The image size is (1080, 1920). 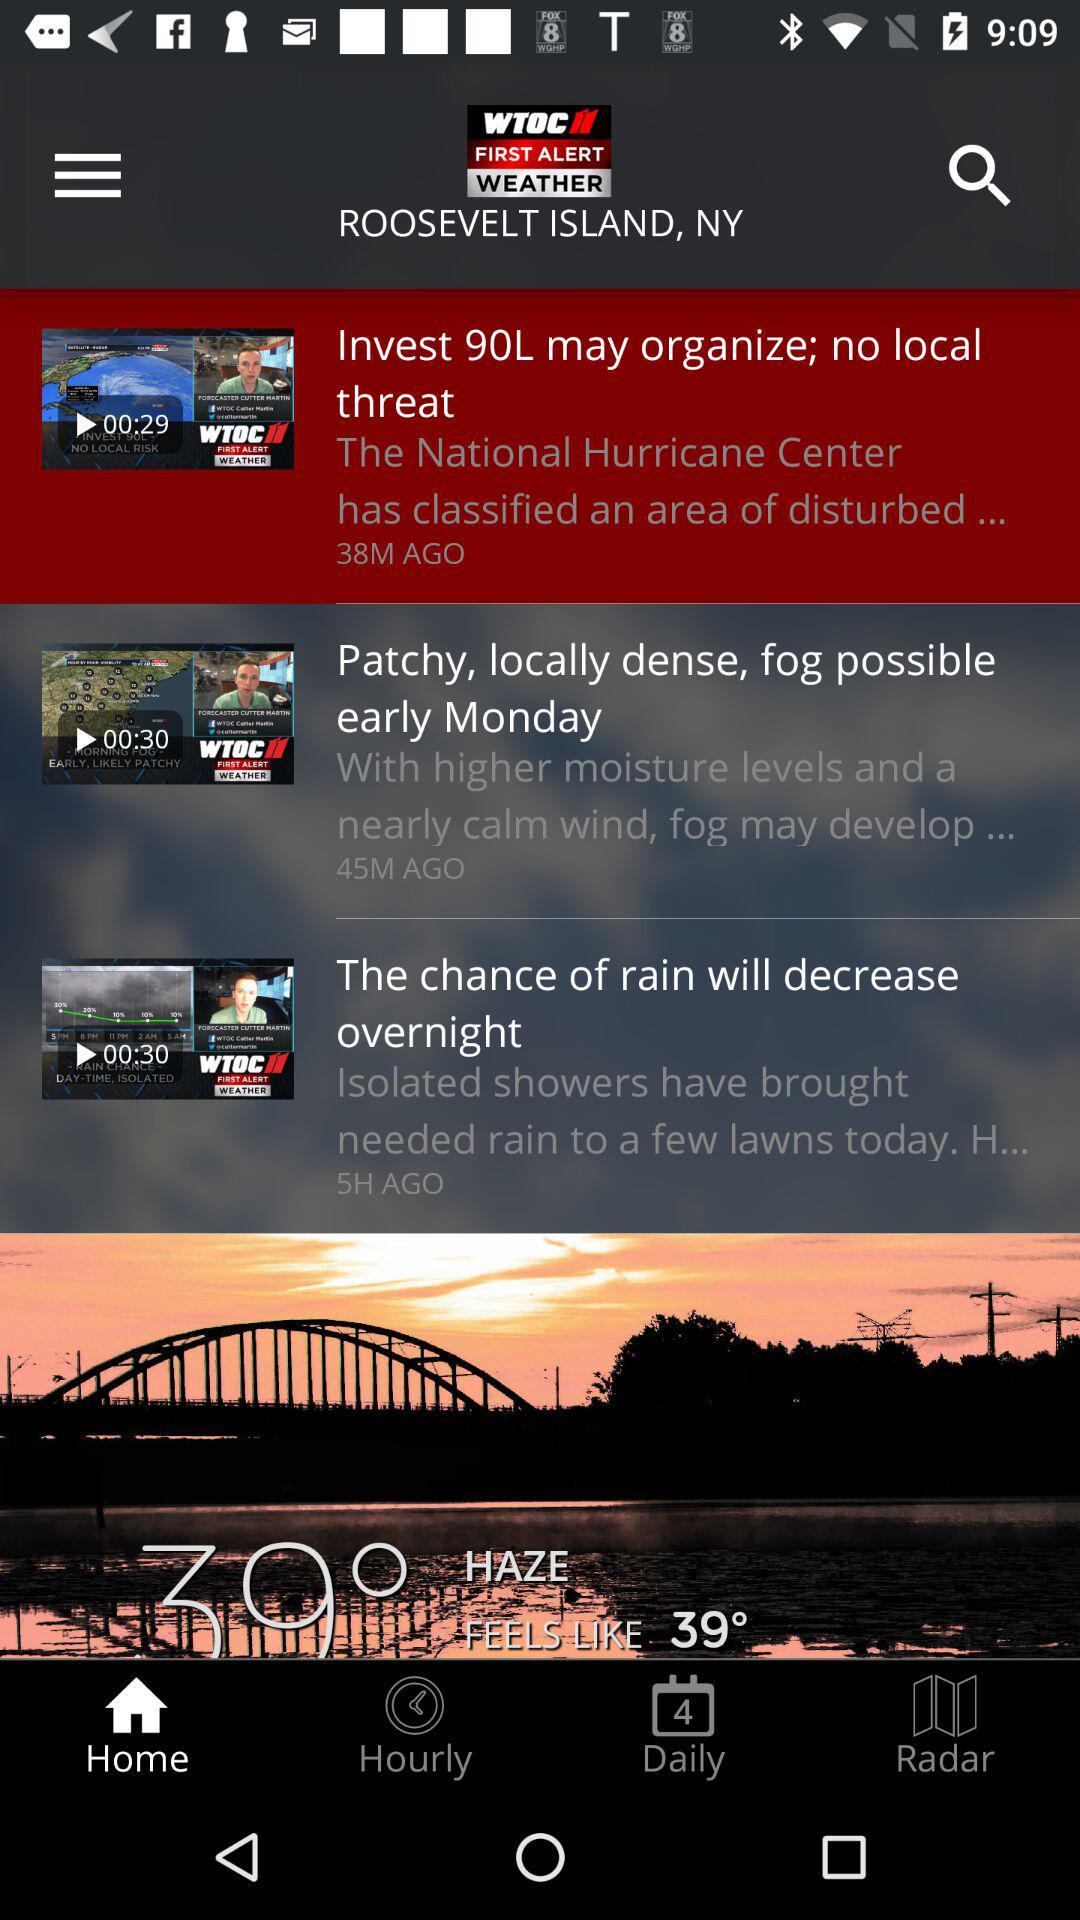 What do you see at coordinates (413, 1726) in the screenshot?
I see `icon to the left of the daily` at bounding box center [413, 1726].